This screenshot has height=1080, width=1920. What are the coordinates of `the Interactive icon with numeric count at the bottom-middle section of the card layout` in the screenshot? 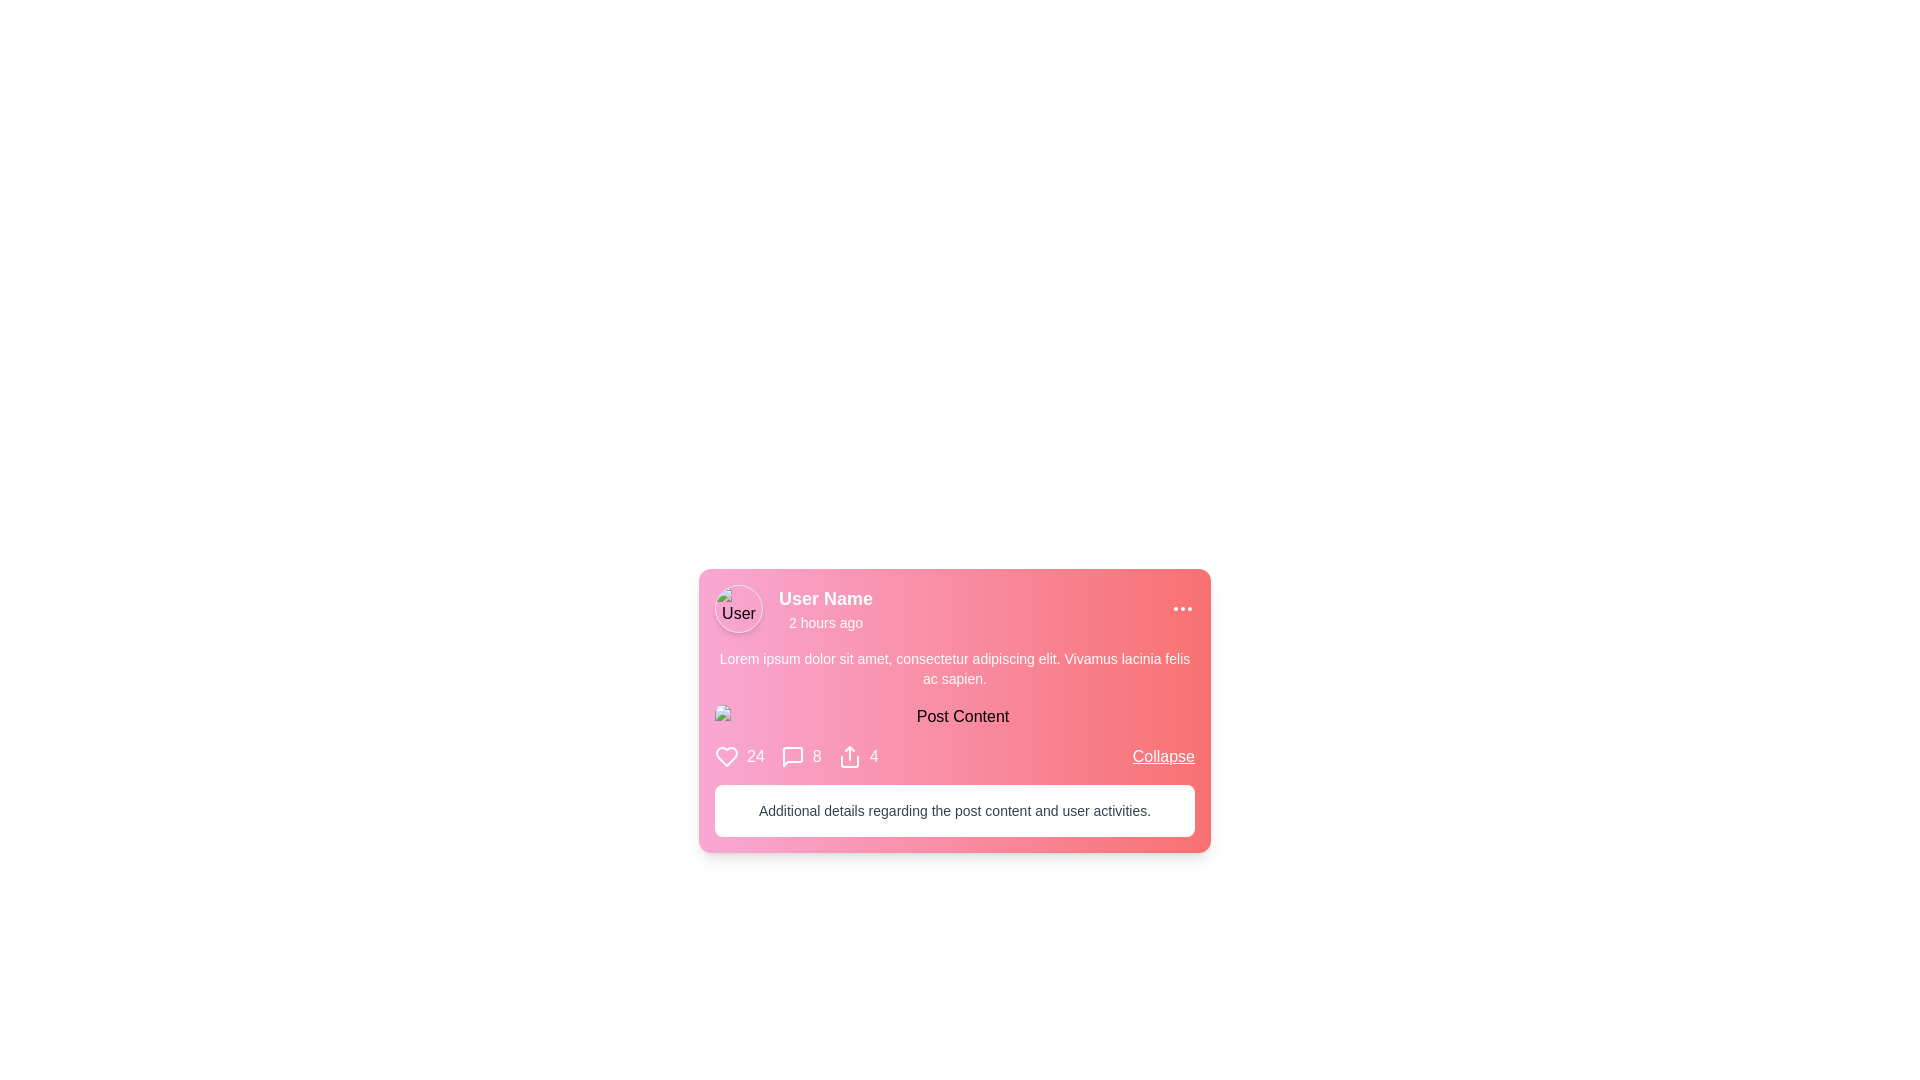 It's located at (738, 756).